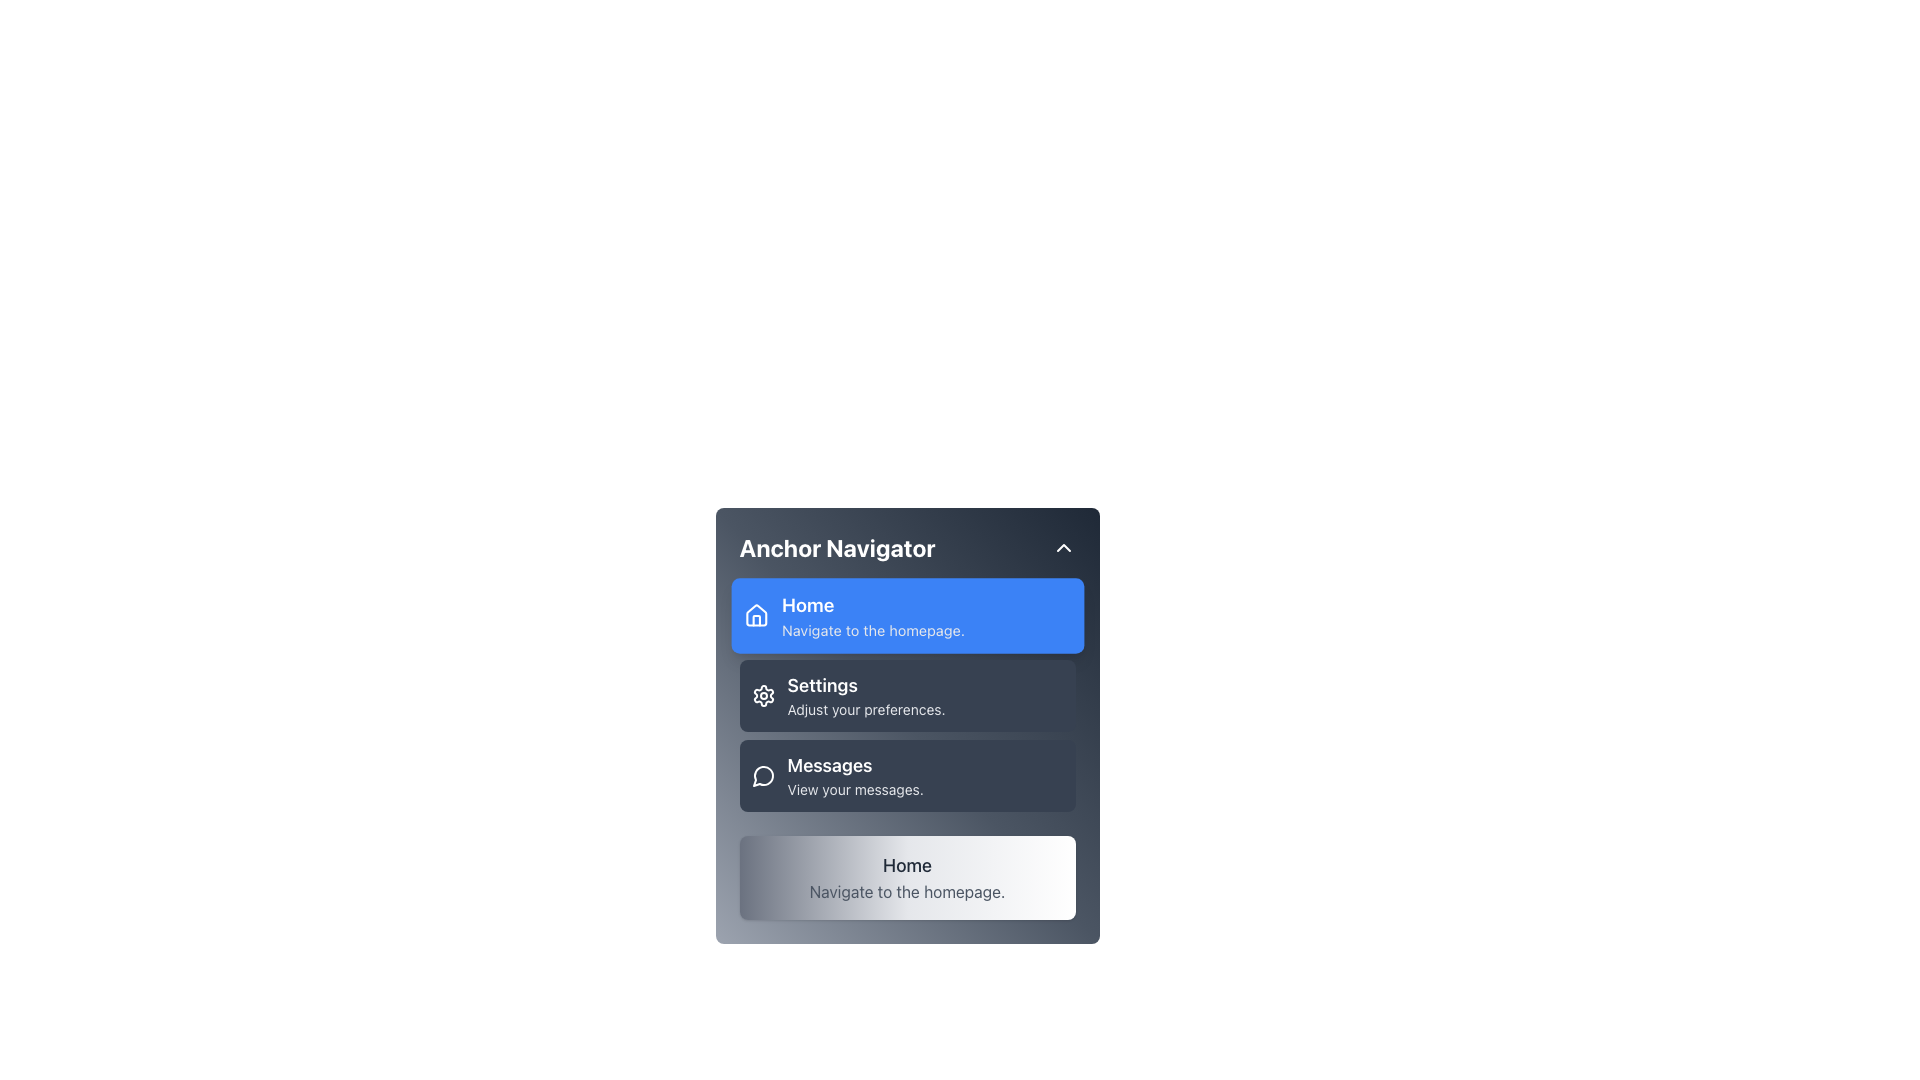 Image resolution: width=1920 pixels, height=1080 pixels. What do you see at coordinates (855, 765) in the screenshot?
I see `the text label that serves as a descriptive heading for the messages navigation item, positioned below the 'Settings' block and above the 'View your messages.' text` at bounding box center [855, 765].